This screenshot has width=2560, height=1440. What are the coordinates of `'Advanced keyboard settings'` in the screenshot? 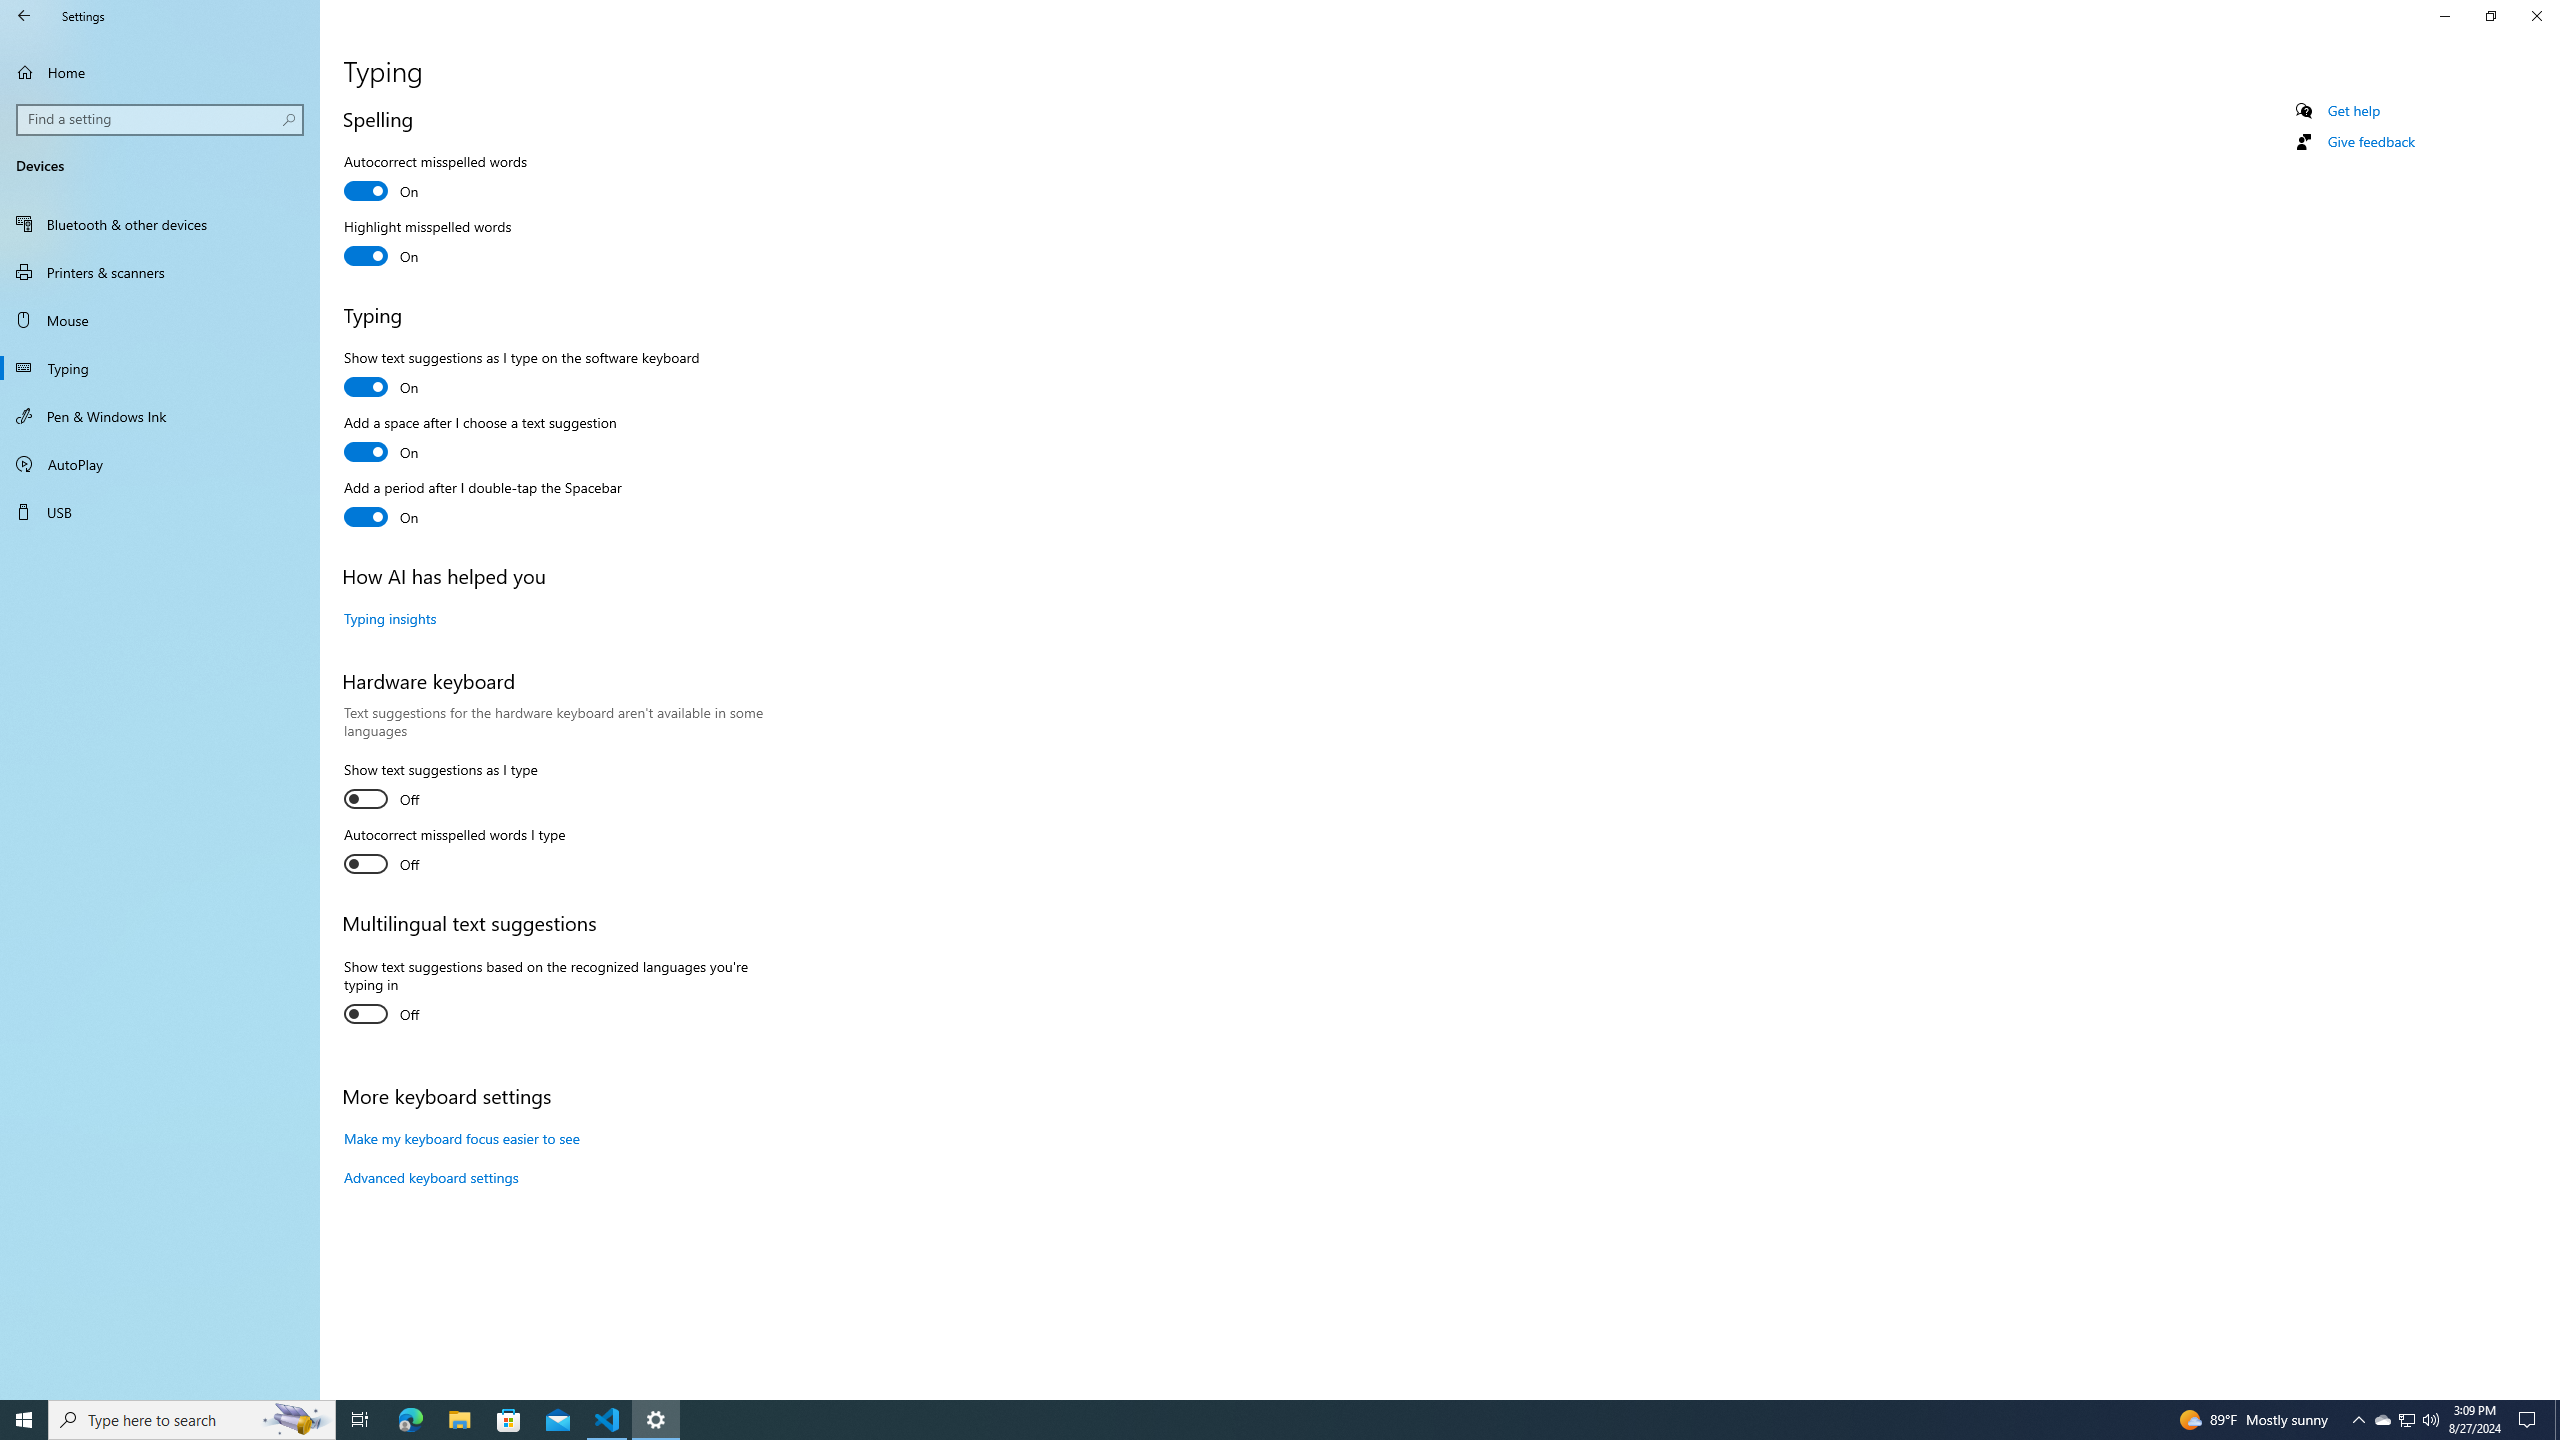 It's located at (431, 1176).